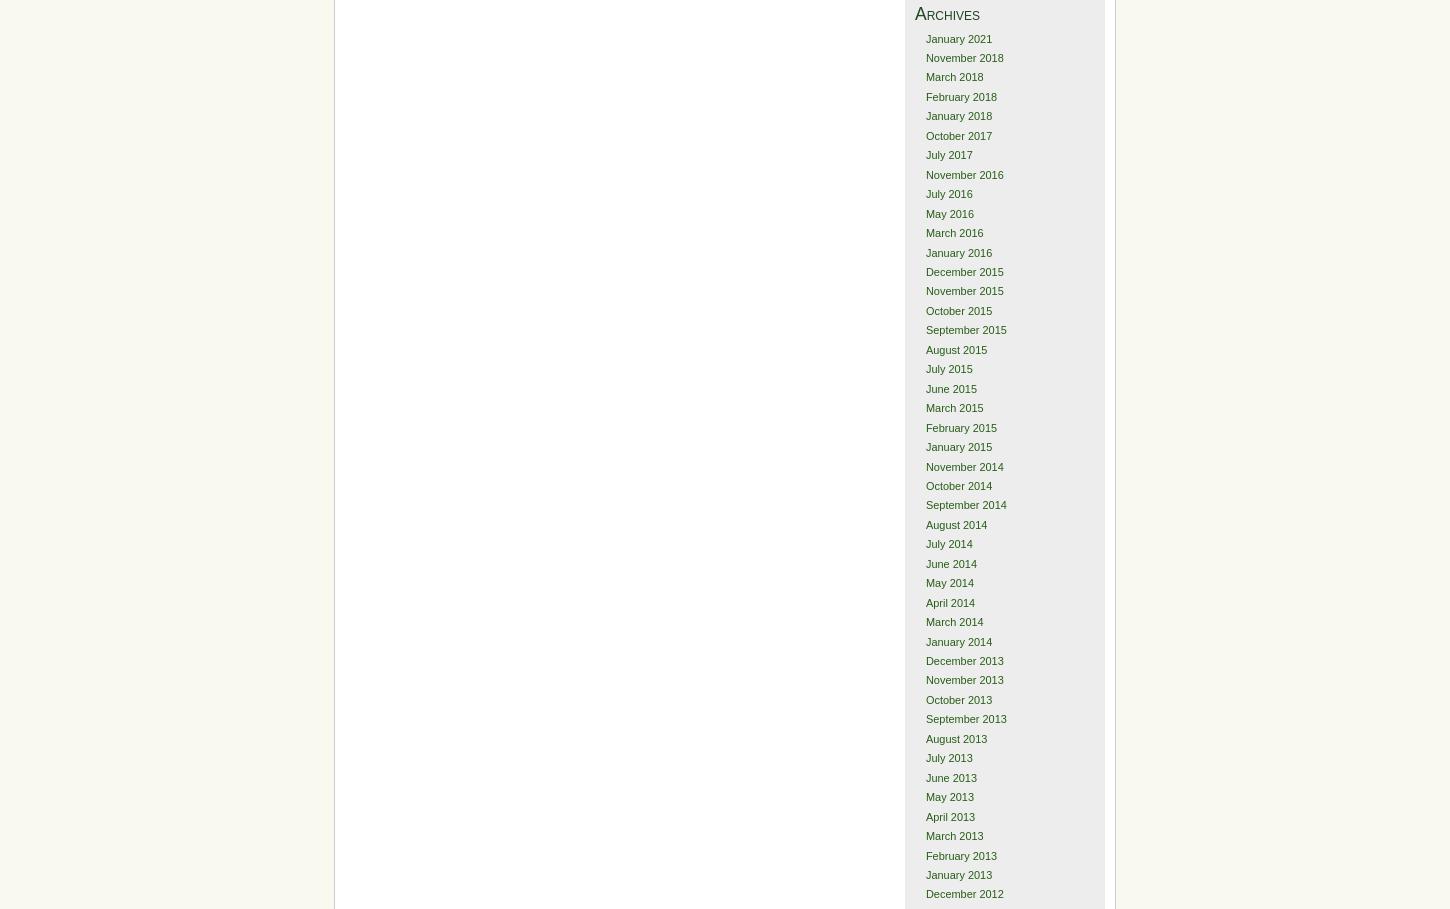  Describe the element at coordinates (964, 329) in the screenshot. I see `'September 2015'` at that location.